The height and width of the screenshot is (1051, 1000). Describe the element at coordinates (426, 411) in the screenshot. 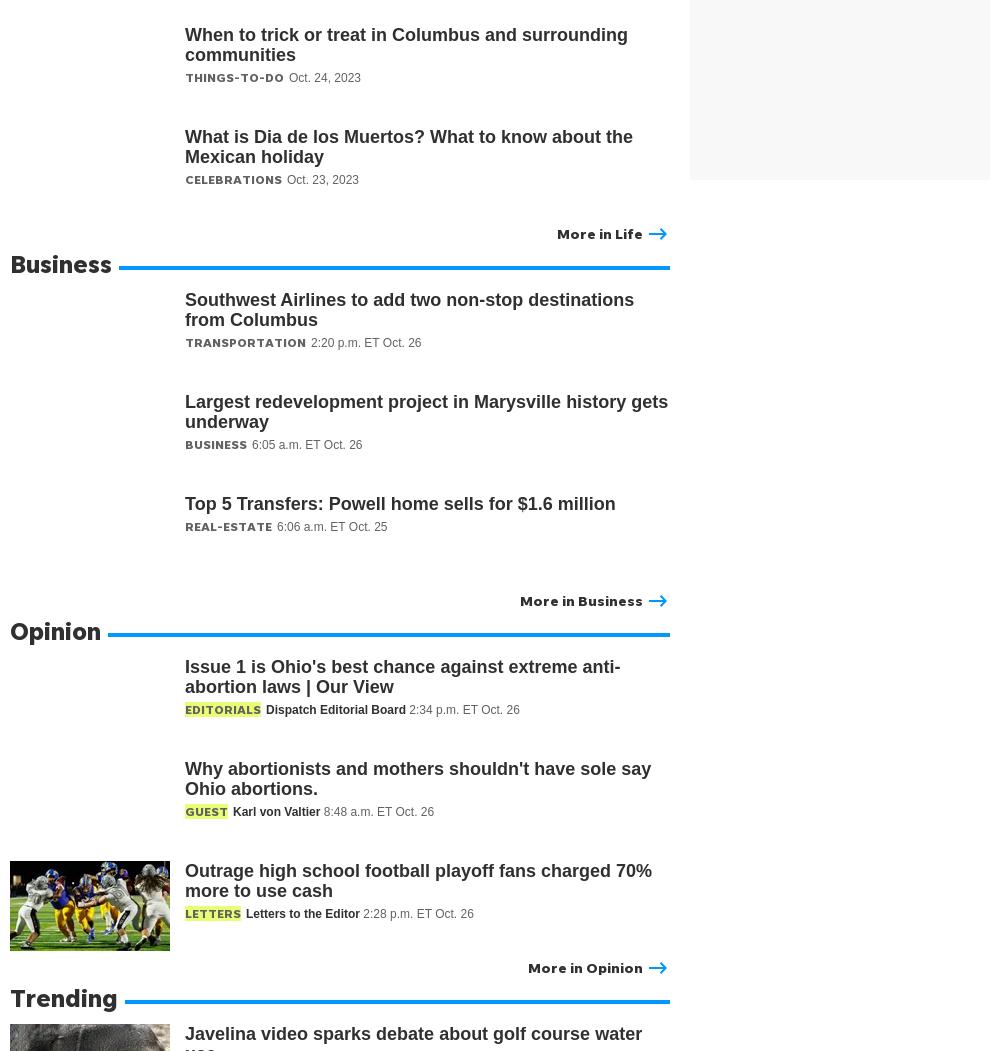

I see `'Largest redevelopment project in Marysville history gets underway'` at that location.